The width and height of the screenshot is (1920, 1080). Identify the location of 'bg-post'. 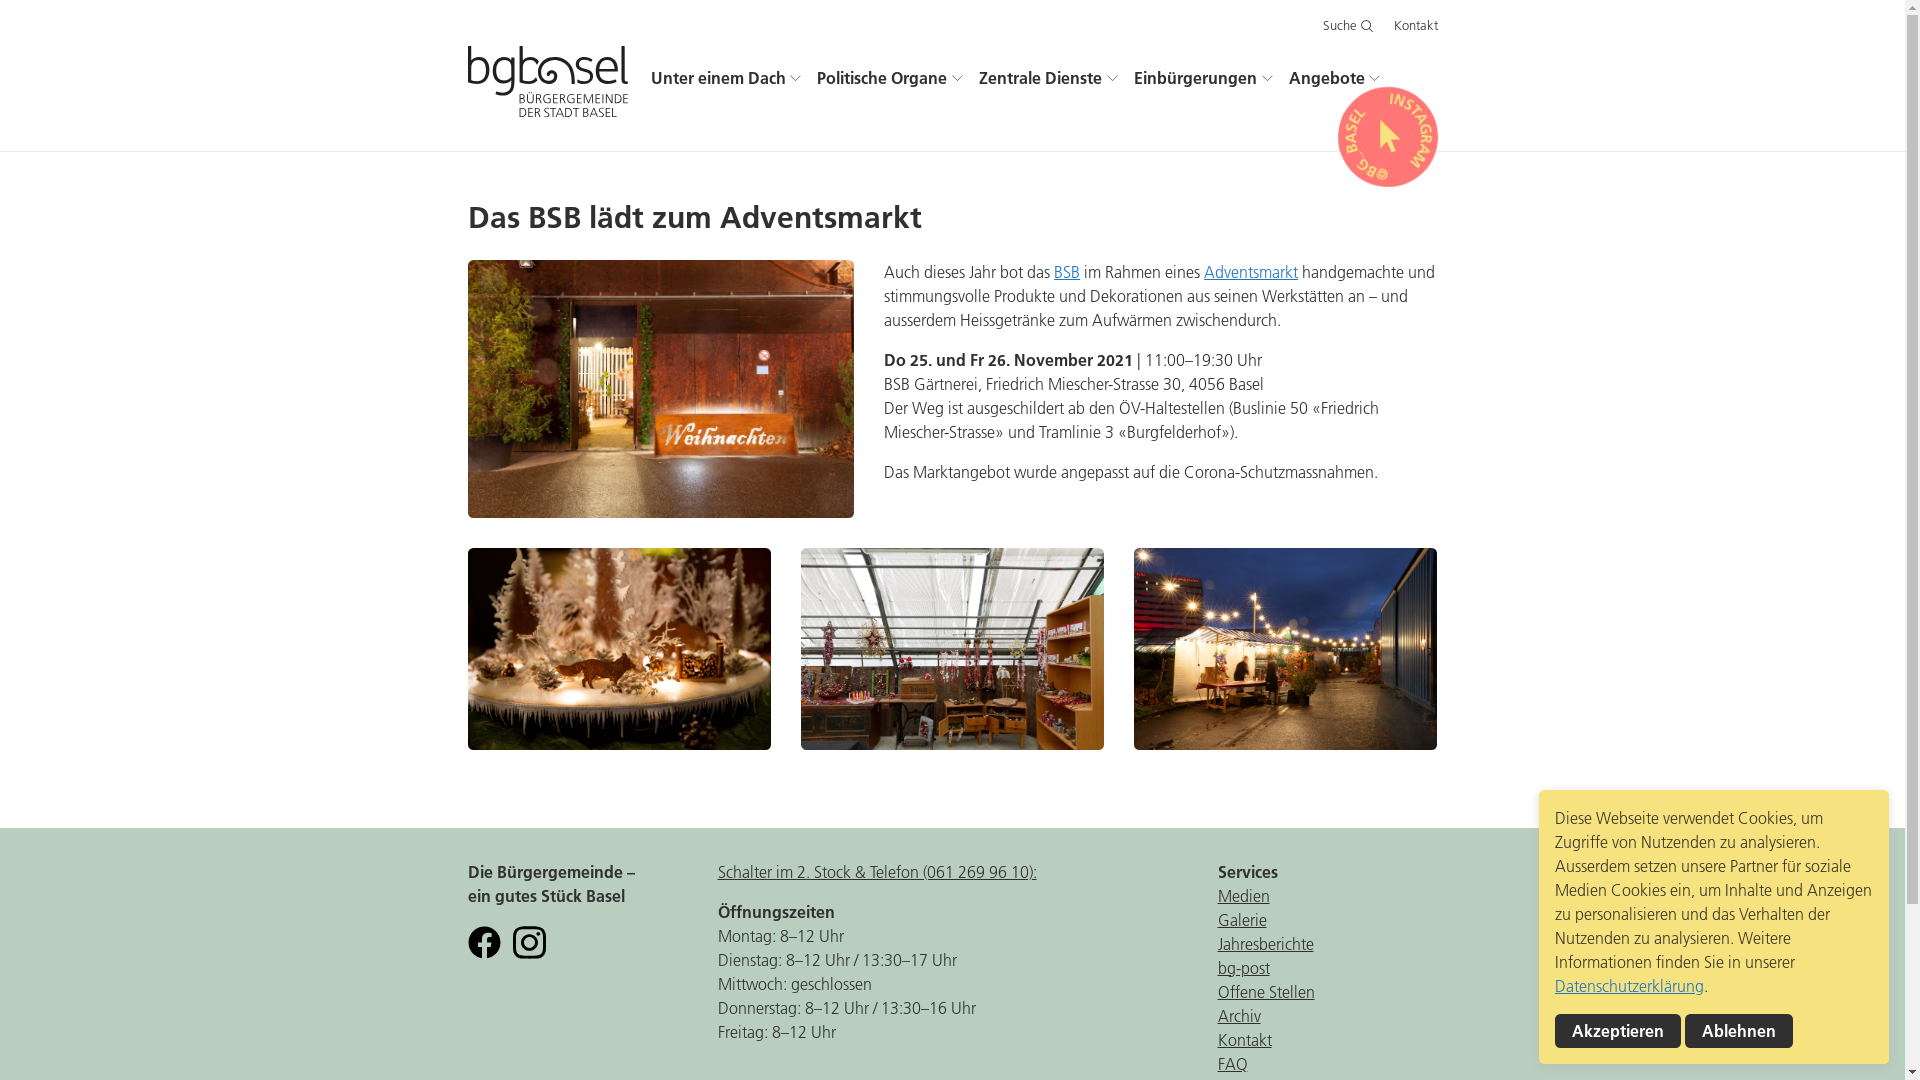
(1242, 967).